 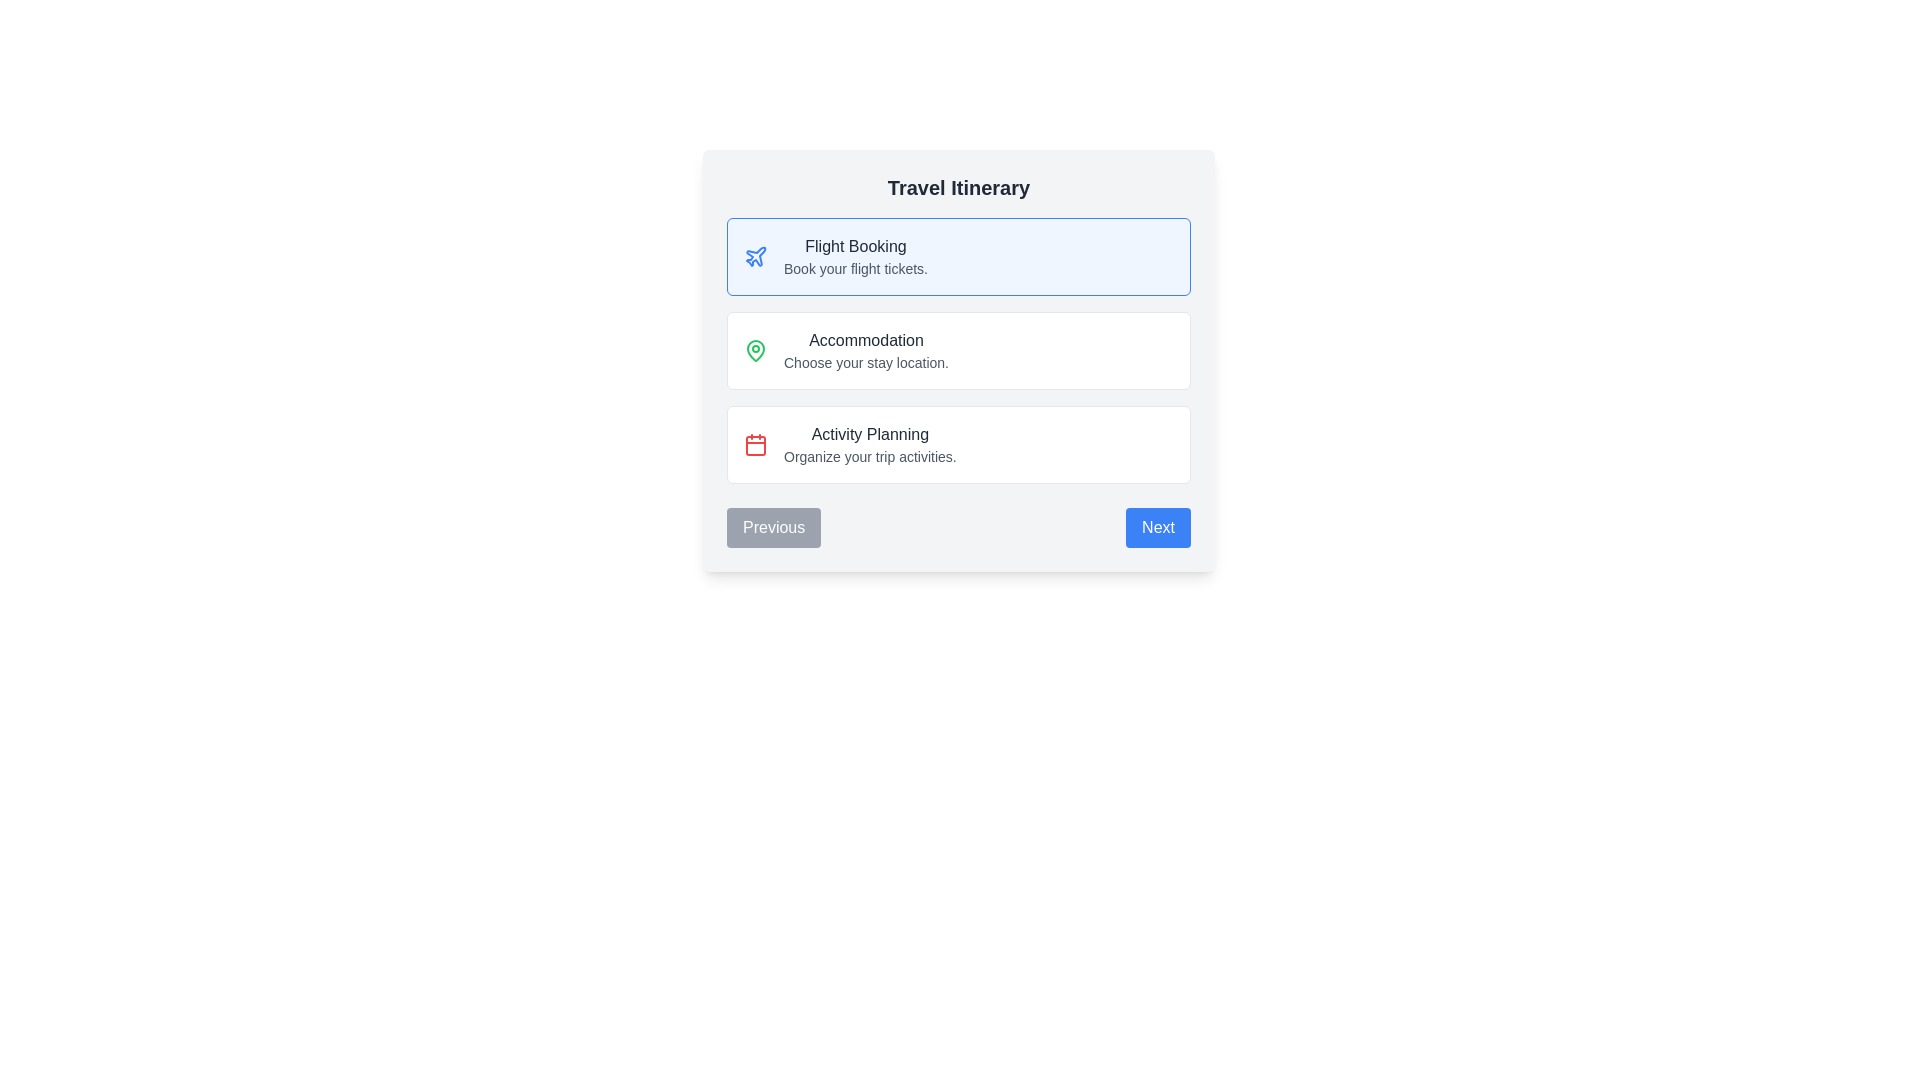 What do you see at coordinates (855, 256) in the screenshot?
I see `the Text block with a header and subheader that introduces flight booking options in the travel itinerary selection interface, located first in the vertical list of options, with a blue background highlight` at bounding box center [855, 256].